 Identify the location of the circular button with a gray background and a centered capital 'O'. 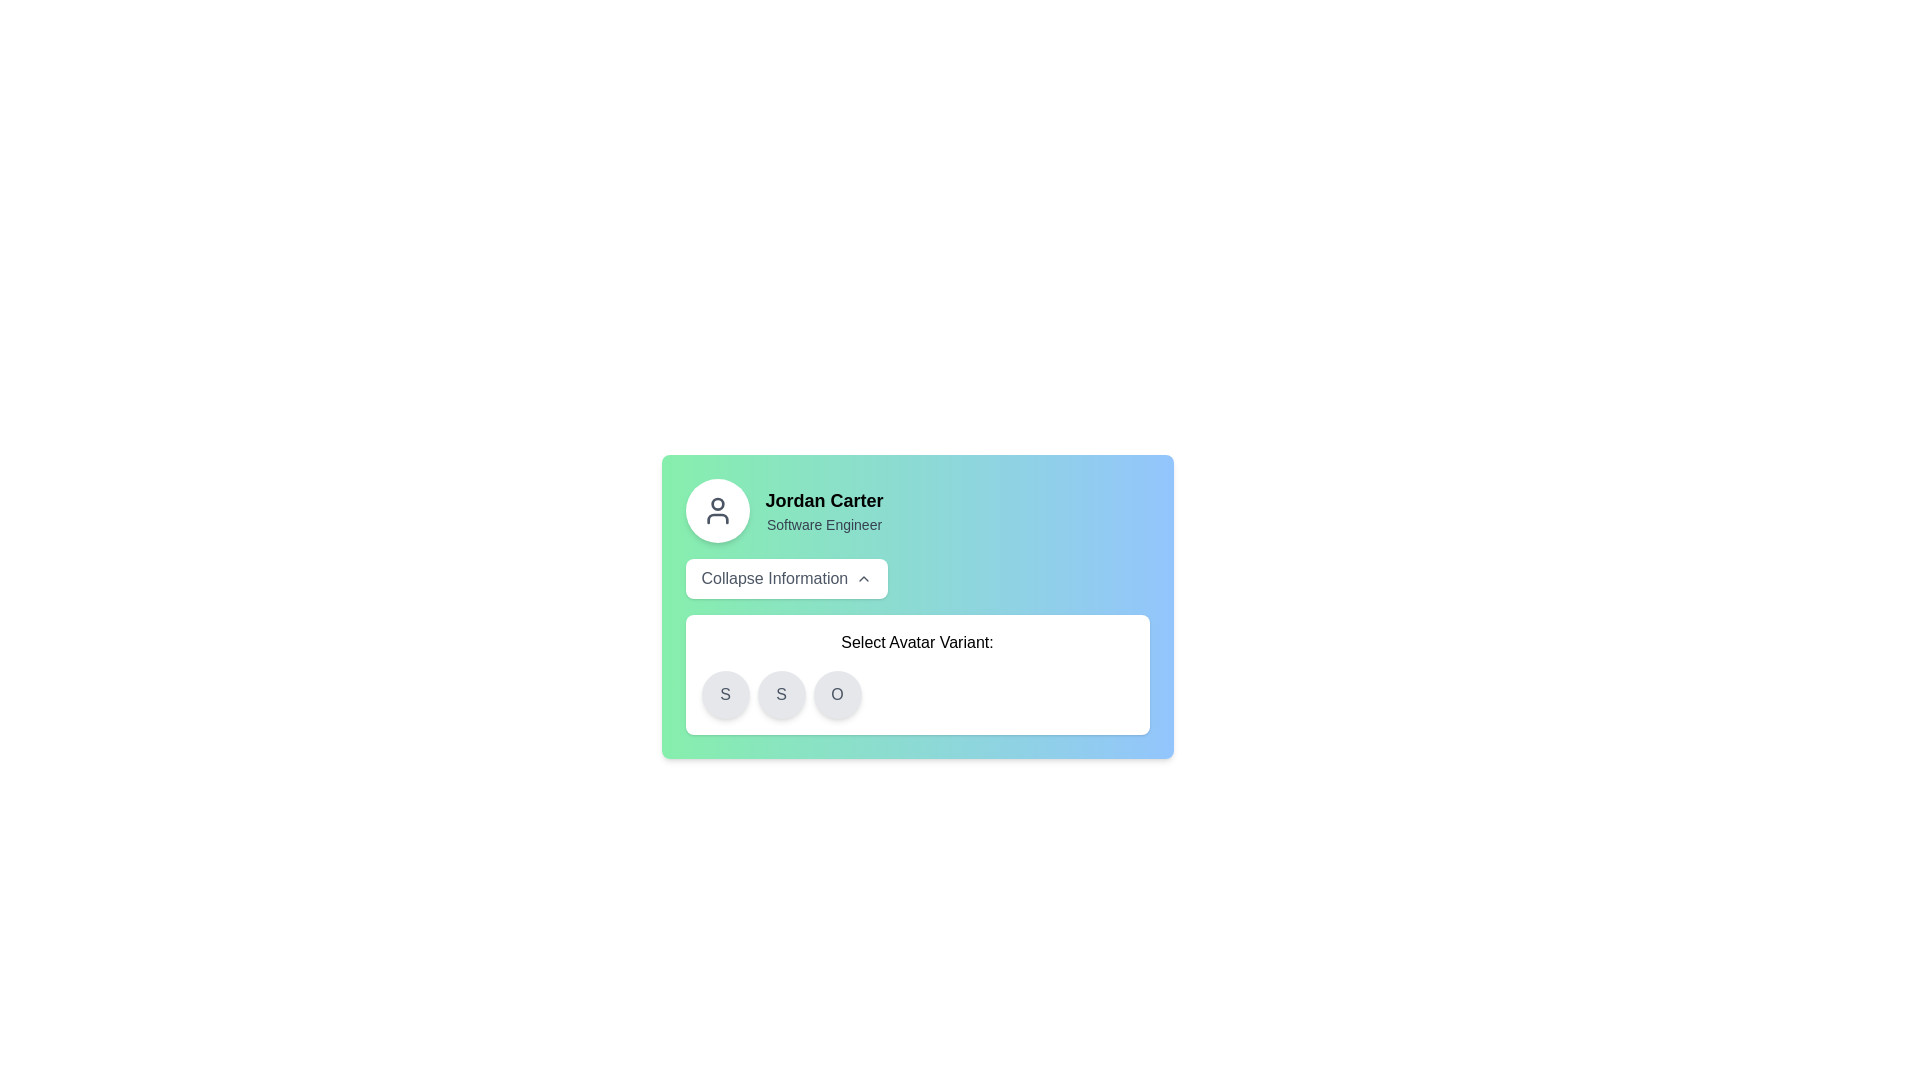
(837, 693).